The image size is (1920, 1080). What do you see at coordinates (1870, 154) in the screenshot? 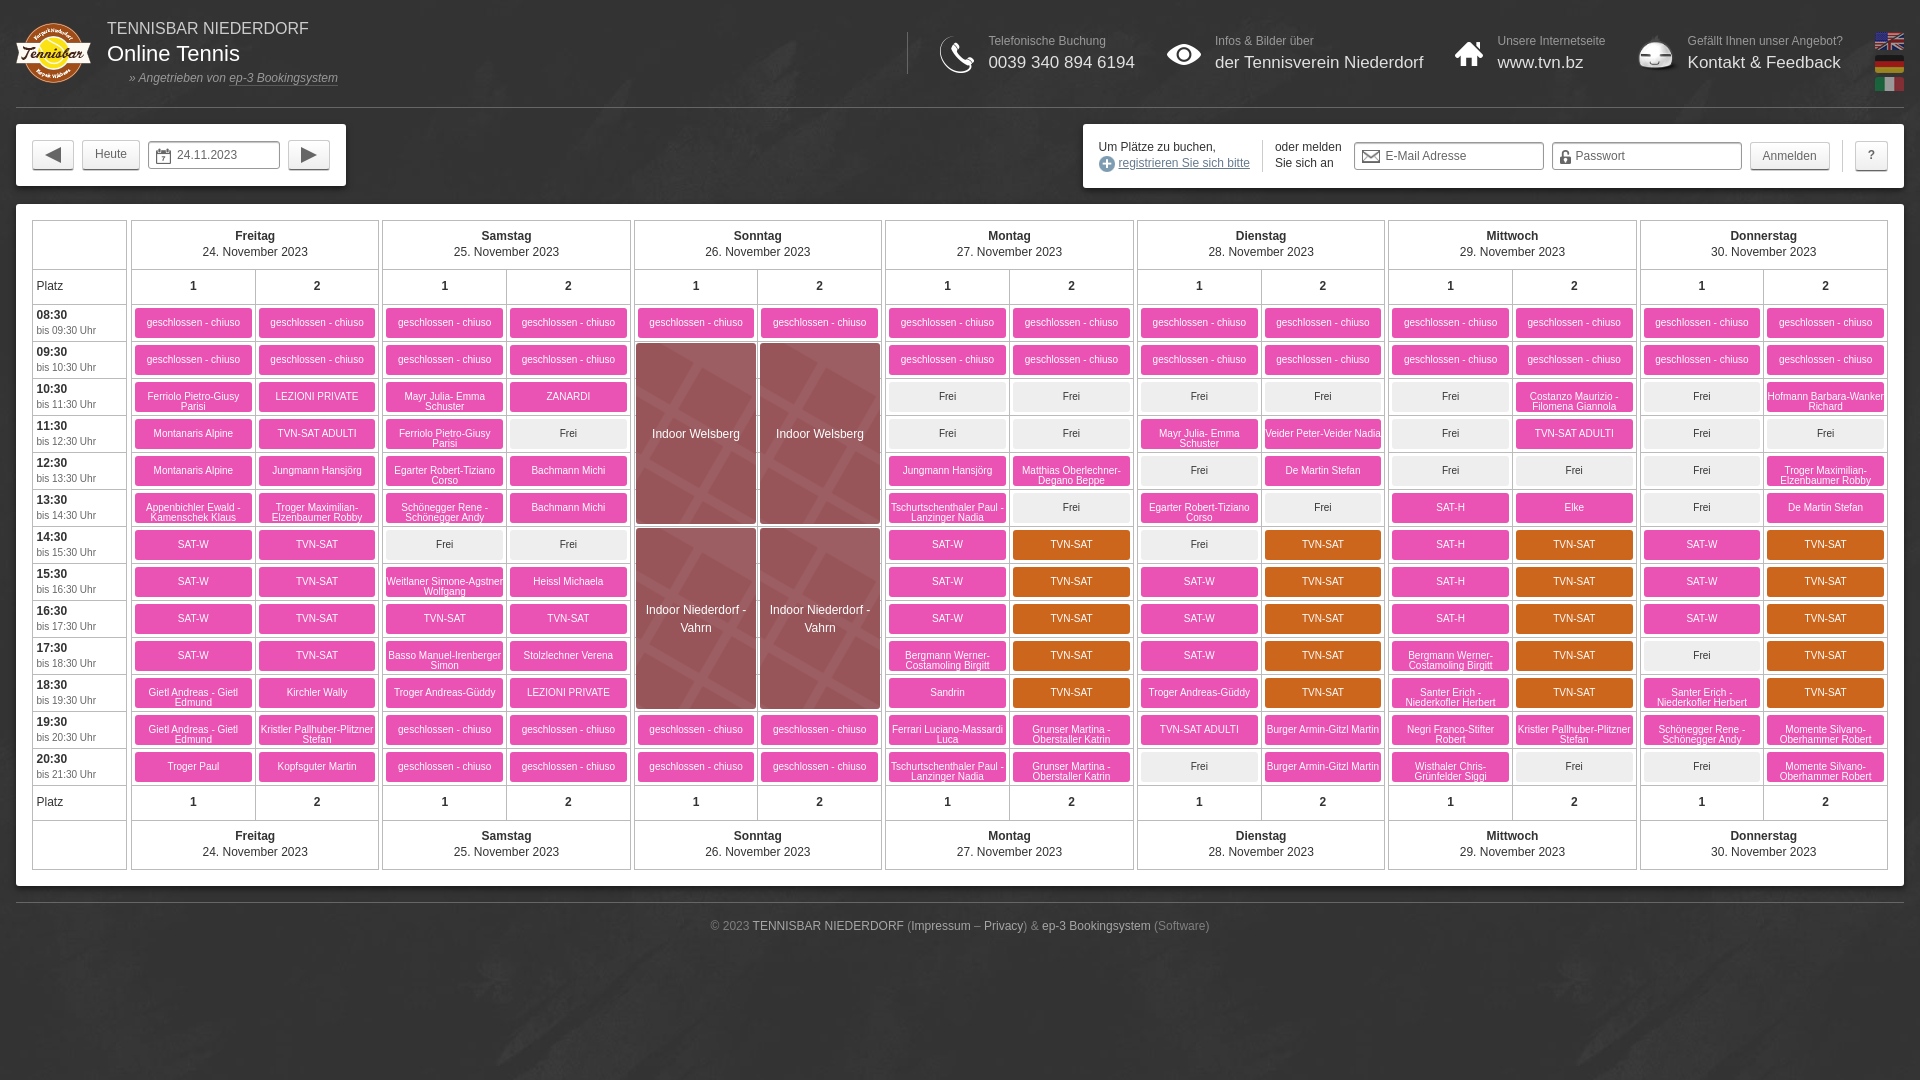
I see `'?'` at bounding box center [1870, 154].